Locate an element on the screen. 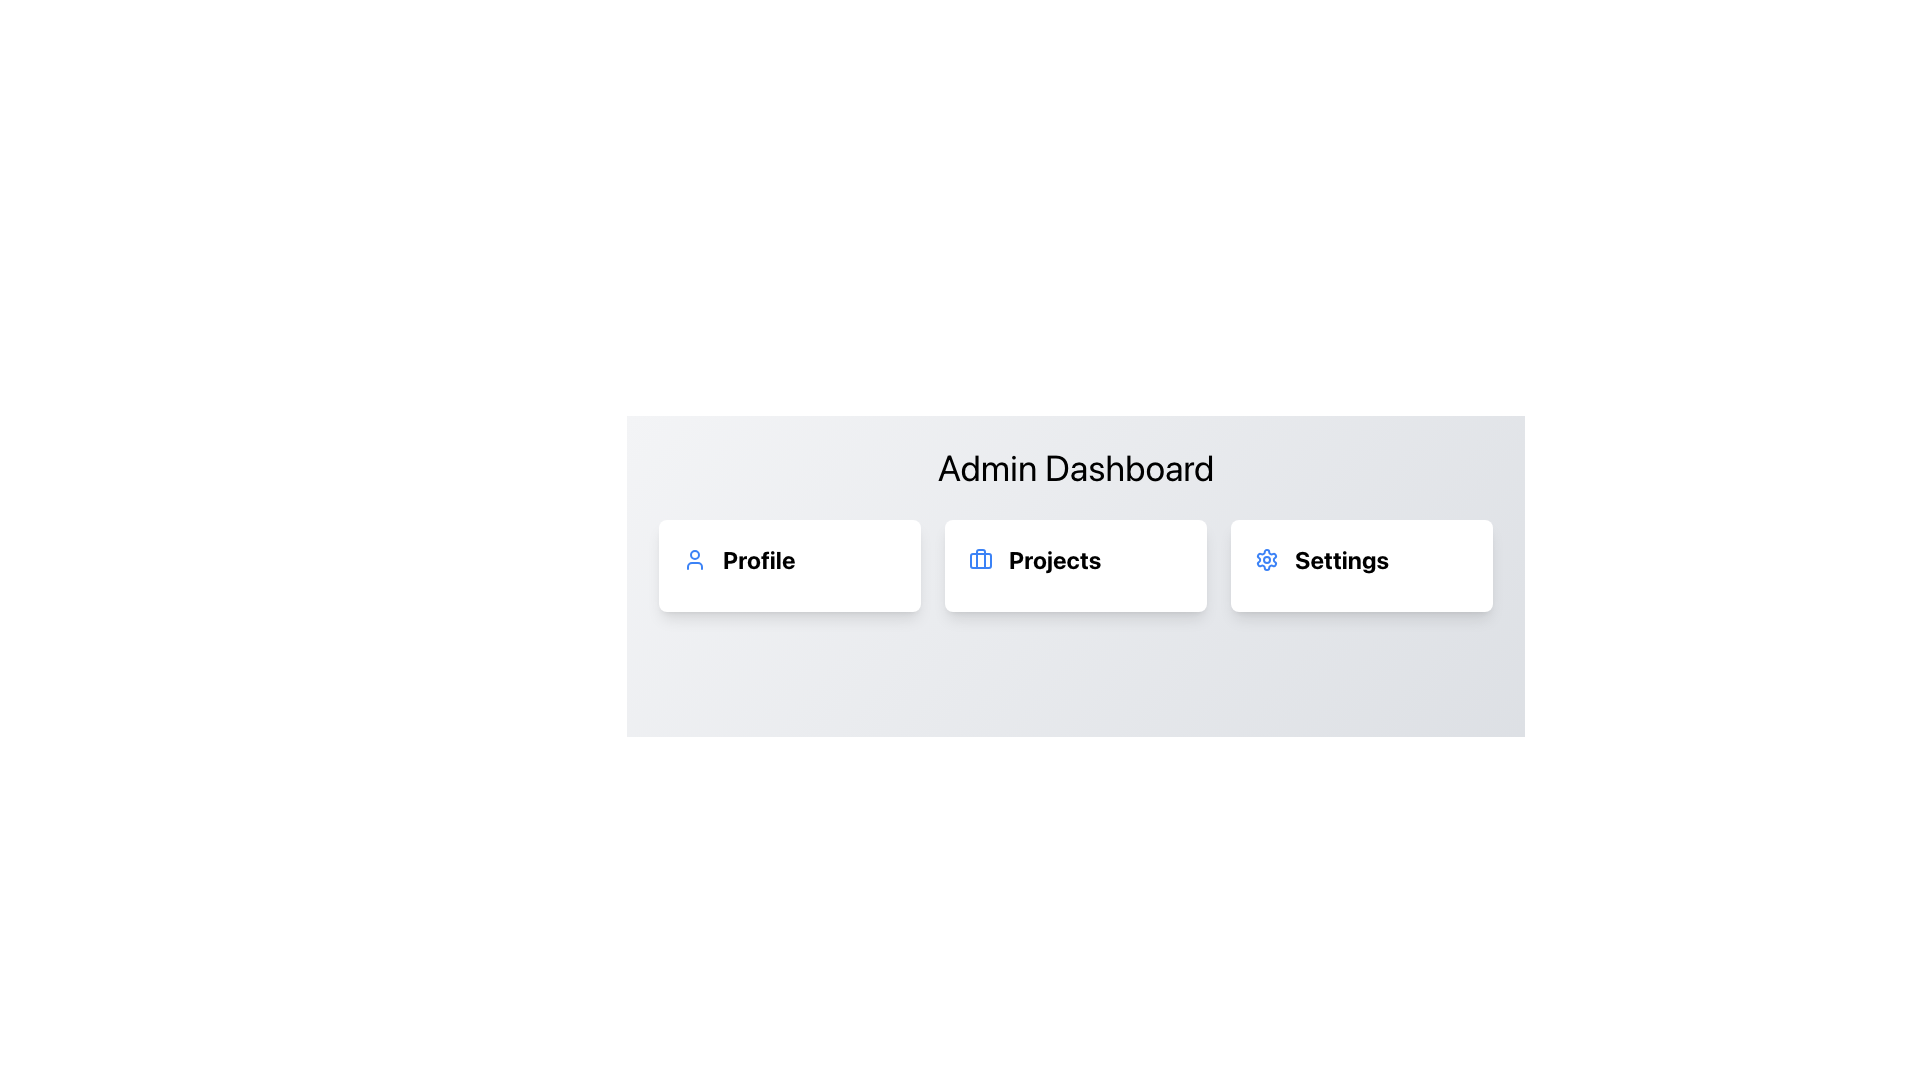 The image size is (1920, 1080). the blue gear icon located within the rightmost card labeled 'Settings' is located at coordinates (1266, 559).